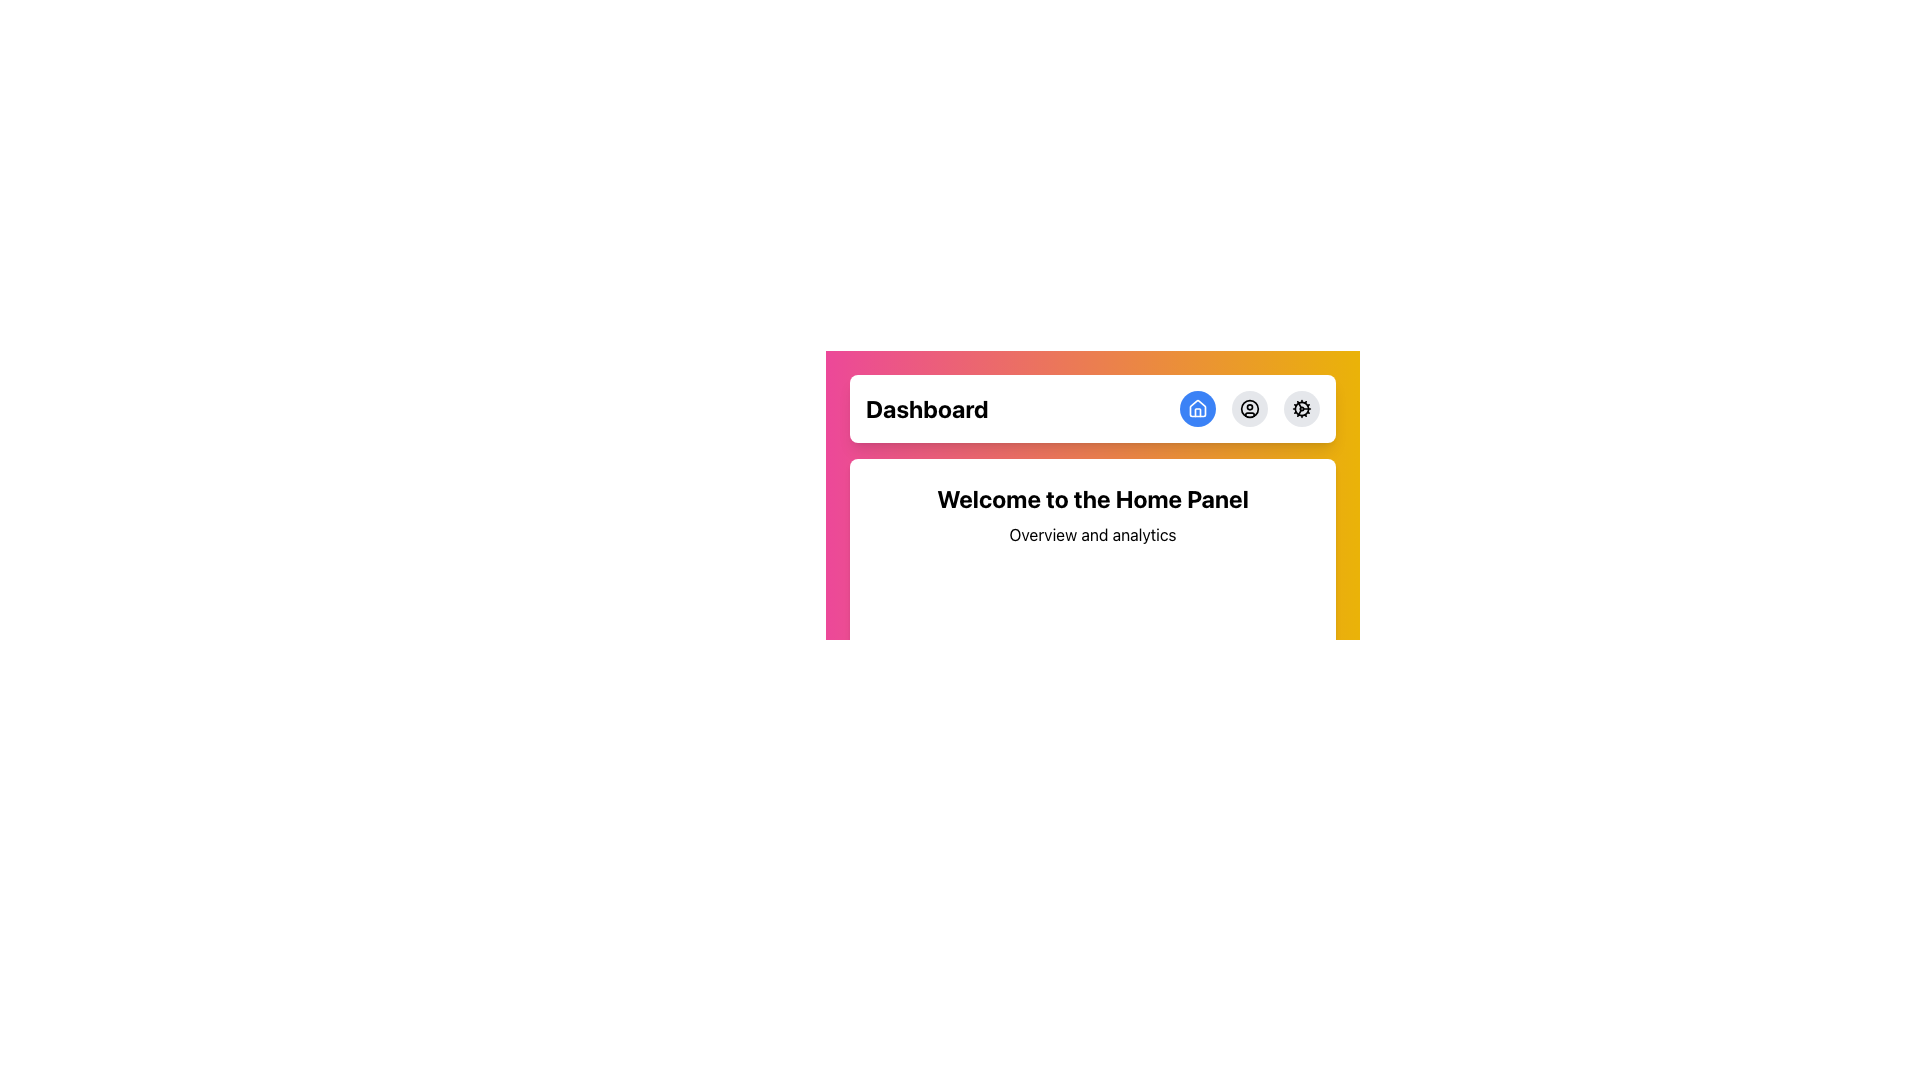 The height and width of the screenshot is (1080, 1920). Describe the element at coordinates (1248, 407) in the screenshot. I see `the circular button with a light gray background and user silhouette icon located on the right side of the header` at that location.